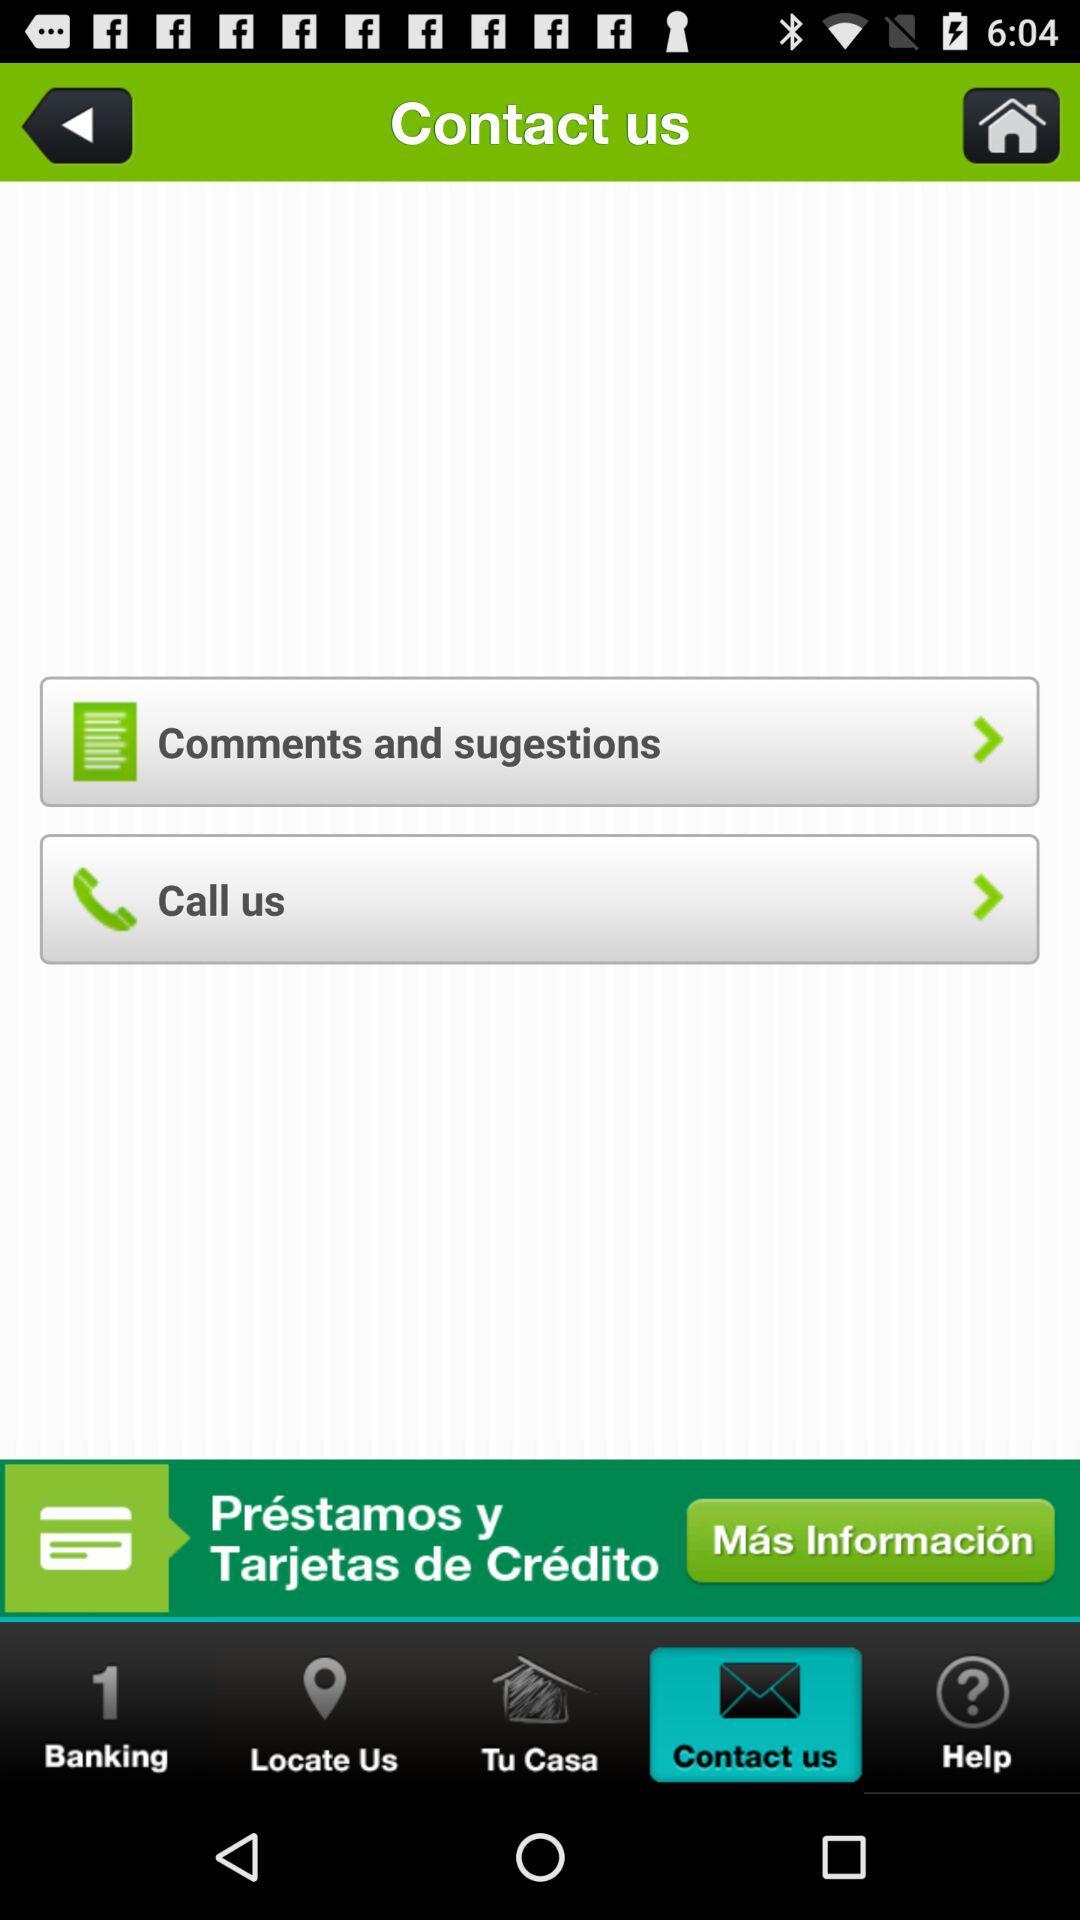 The image size is (1080, 1920). I want to click on the home icon, so click(540, 1828).